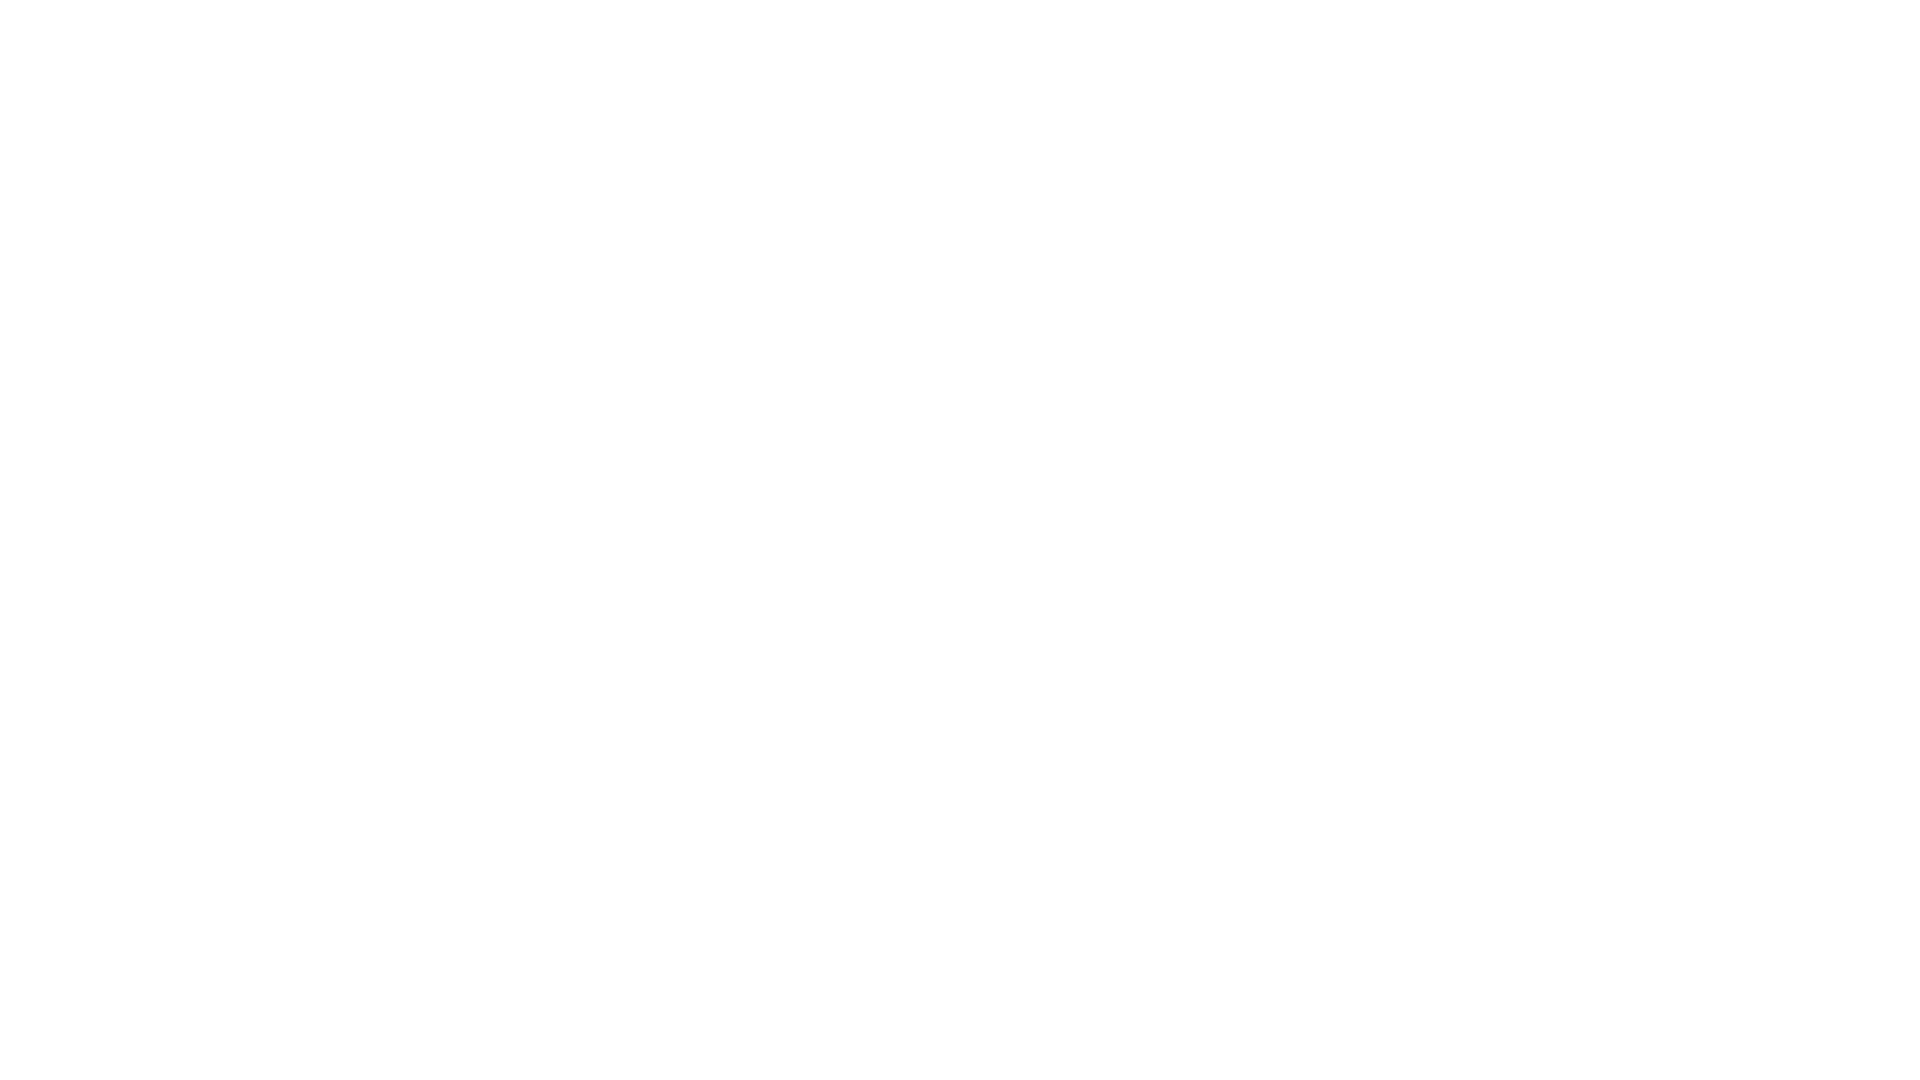 This screenshot has height=1080, width=1920. What do you see at coordinates (1126, 260) in the screenshot?
I see `Yushin Shinoda` at bounding box center [1126, 260].